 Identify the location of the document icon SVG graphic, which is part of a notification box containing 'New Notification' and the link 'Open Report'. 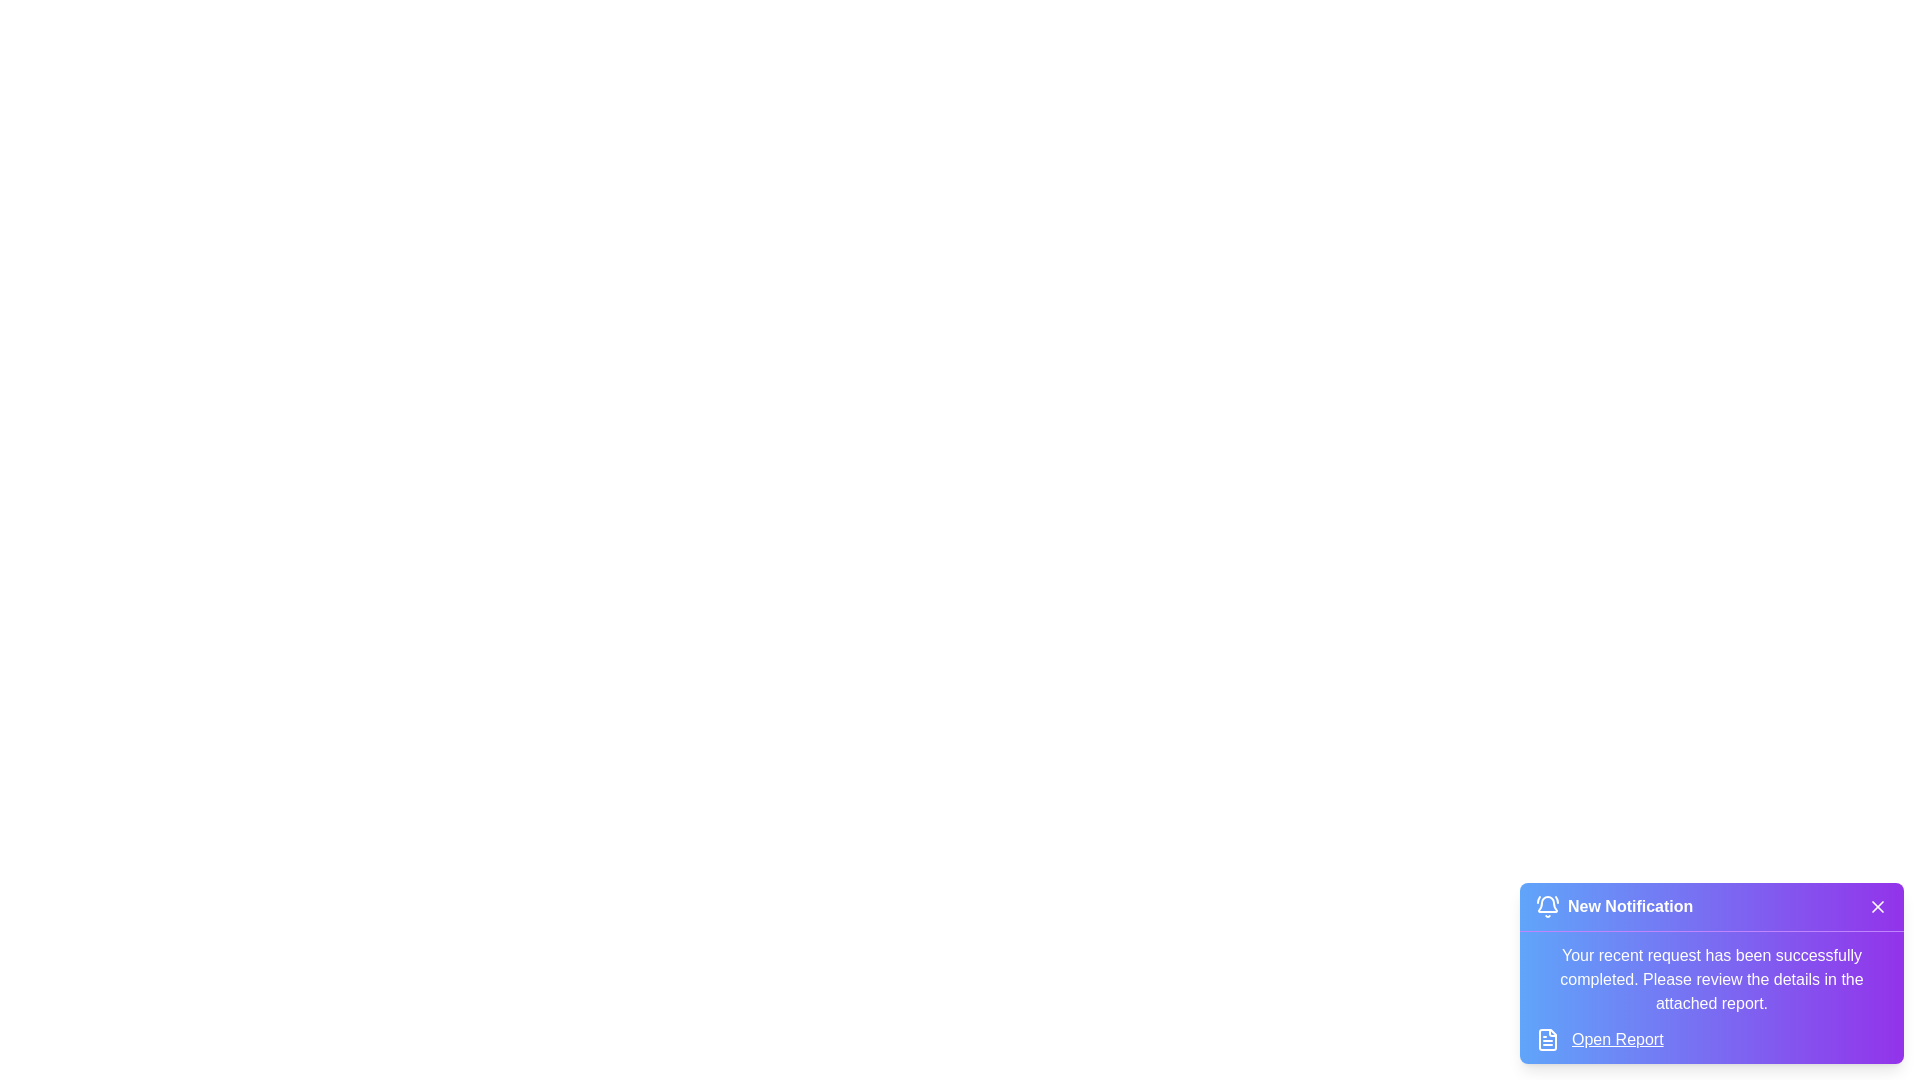
(1547, 1039).